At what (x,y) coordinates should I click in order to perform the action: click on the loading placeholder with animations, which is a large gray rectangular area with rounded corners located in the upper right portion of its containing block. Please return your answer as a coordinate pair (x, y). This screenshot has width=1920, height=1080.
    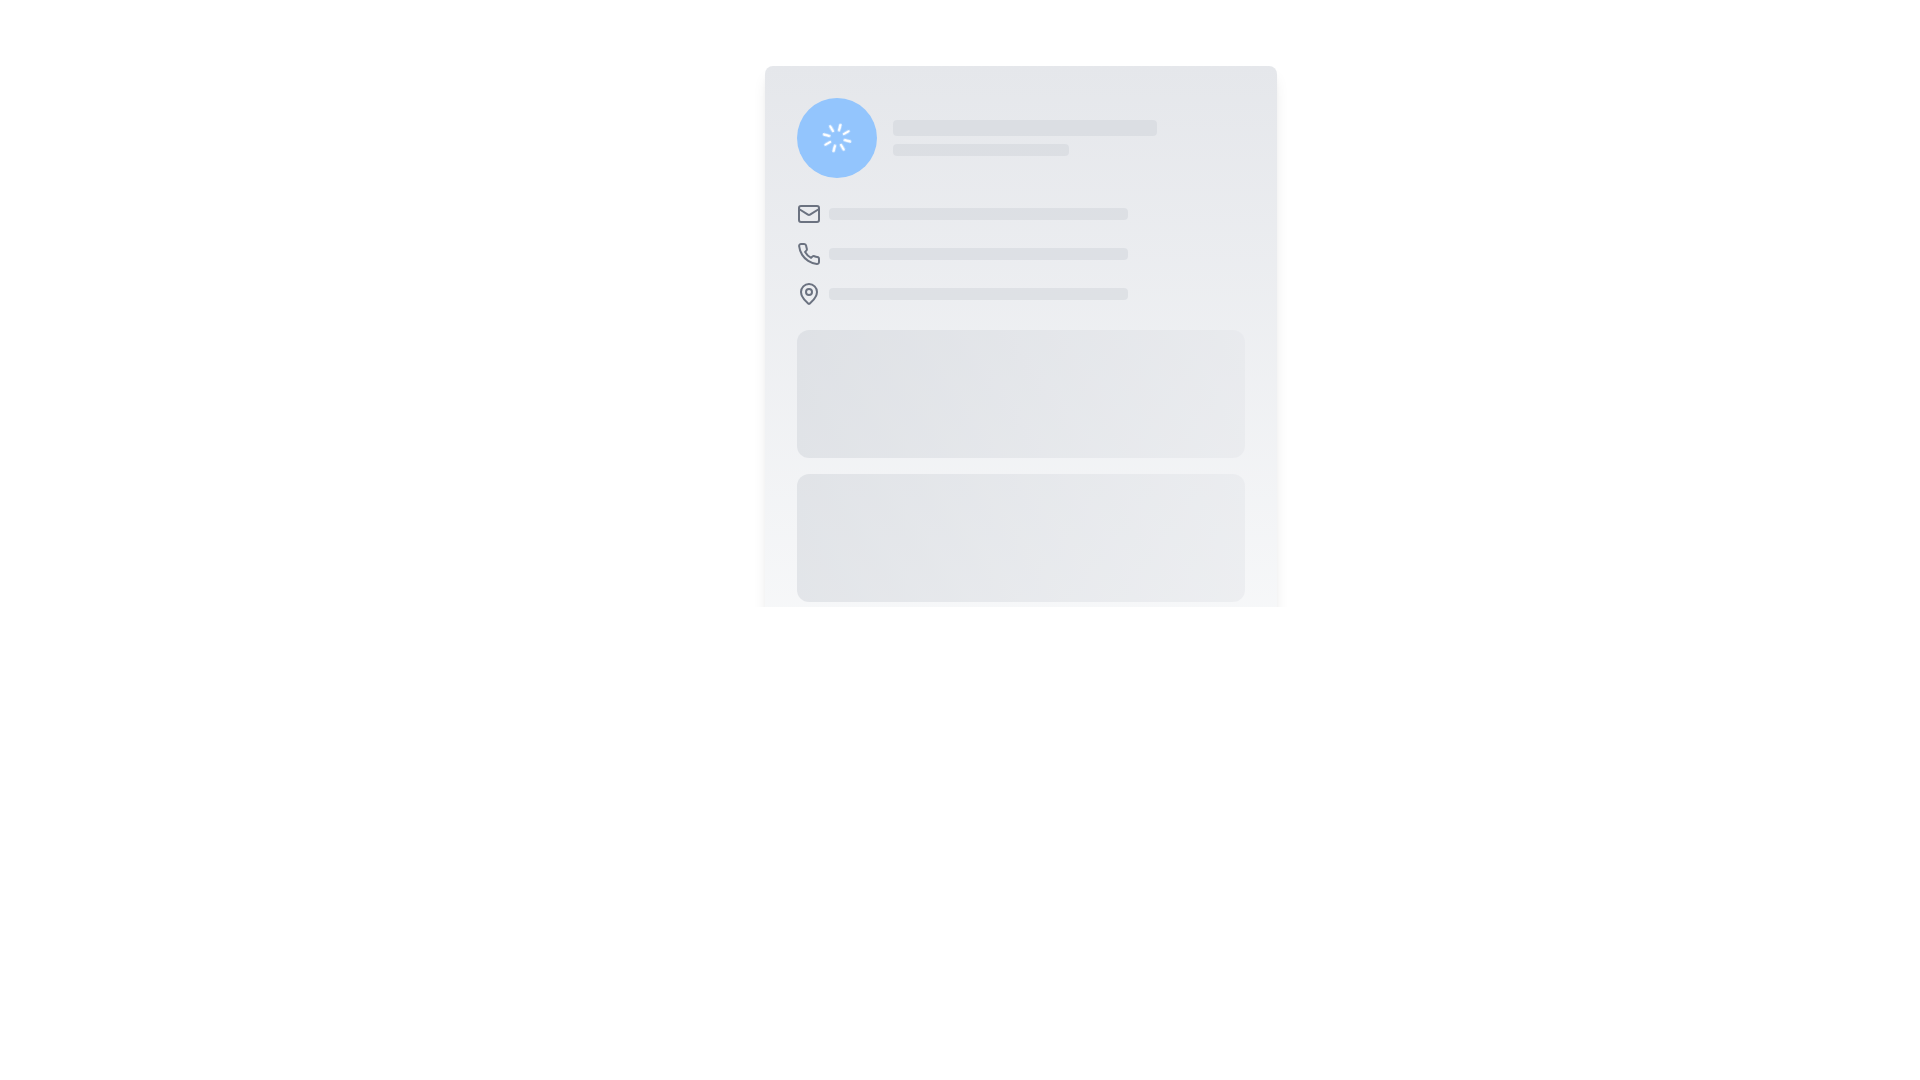
    Looking at the image, I should click on (1067, 137).